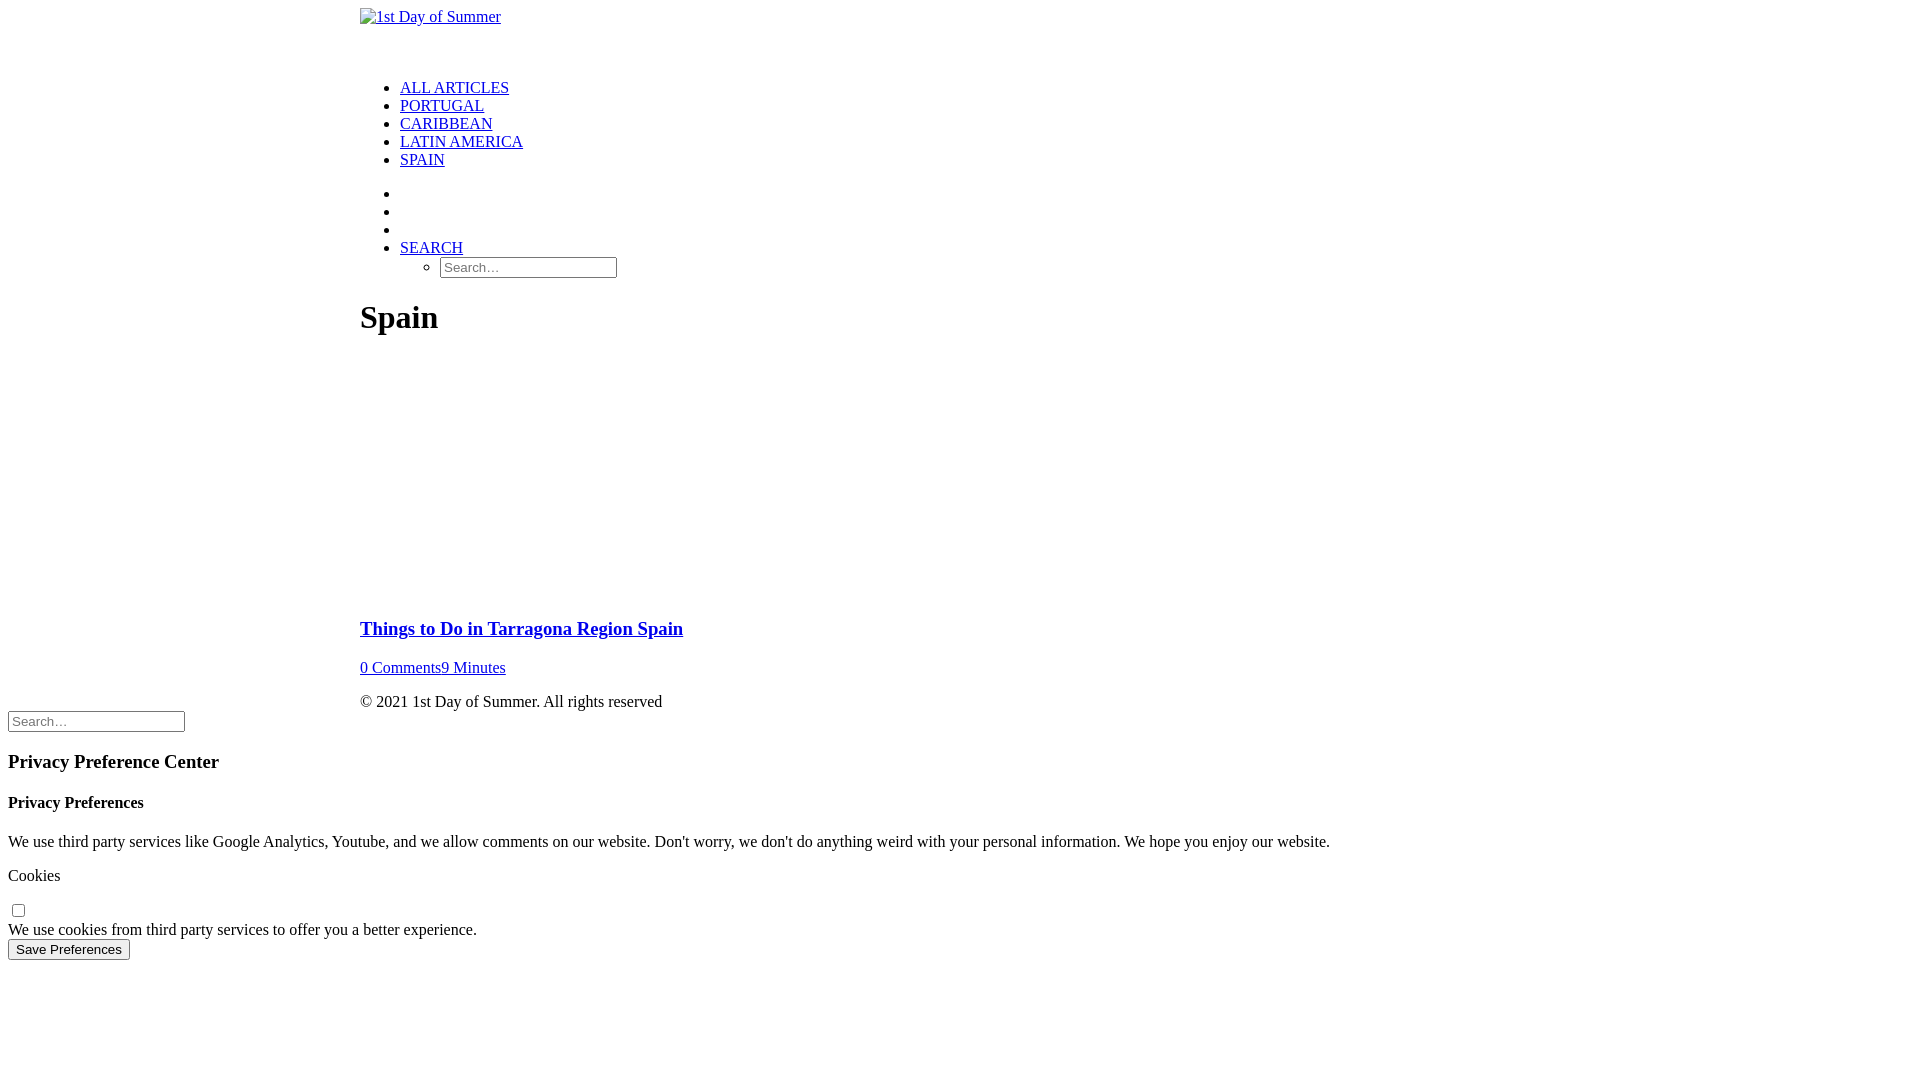 The height and width of the screenshot is (1080, 1920). I want to click on 'Save Preferences', so click(8, 948).